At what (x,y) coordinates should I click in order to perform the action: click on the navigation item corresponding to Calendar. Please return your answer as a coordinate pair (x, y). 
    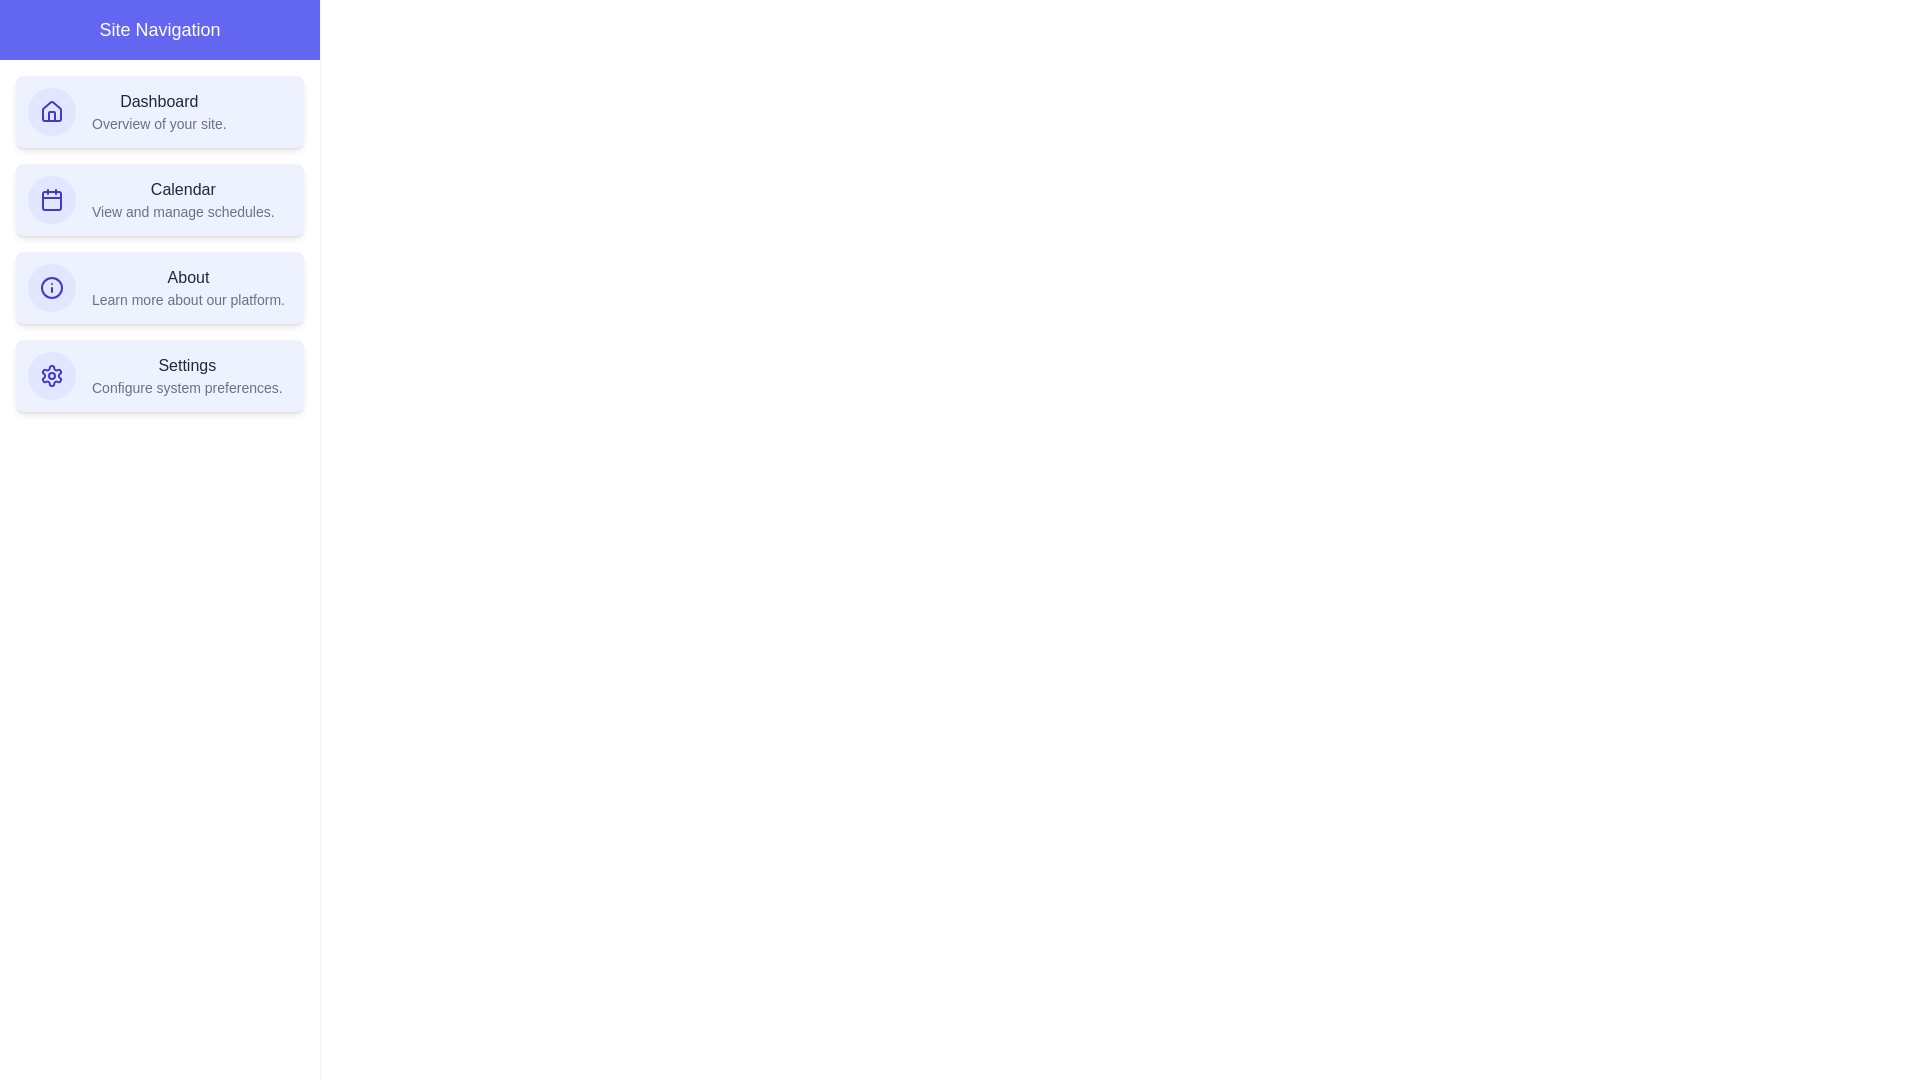
    Looking at the image, I should click on (158, 200).